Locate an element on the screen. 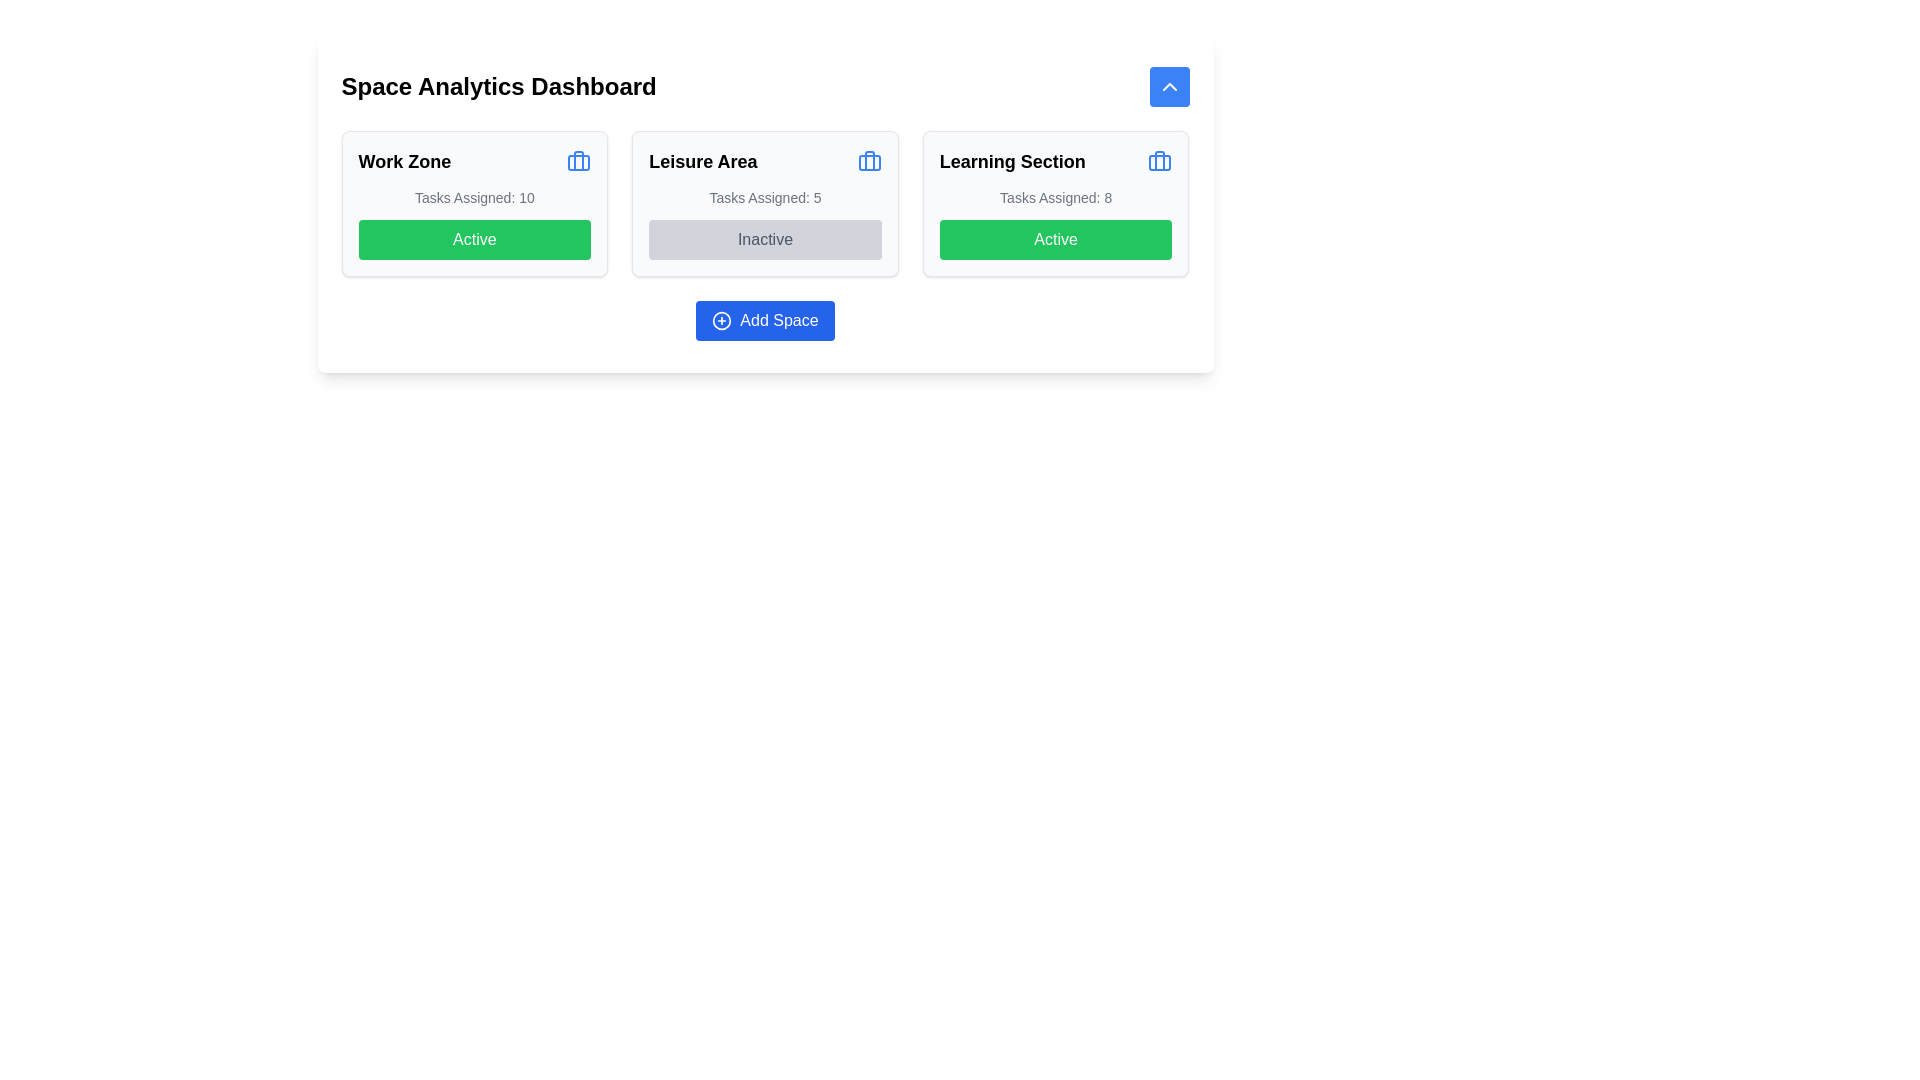 This screenshot has width=1920, height=1080. text label displaying 'Leisure Area', which is prominently styled in bold, large font, located centrally in the second section of a horizontally aligned row is located at coordinates (703, 161).